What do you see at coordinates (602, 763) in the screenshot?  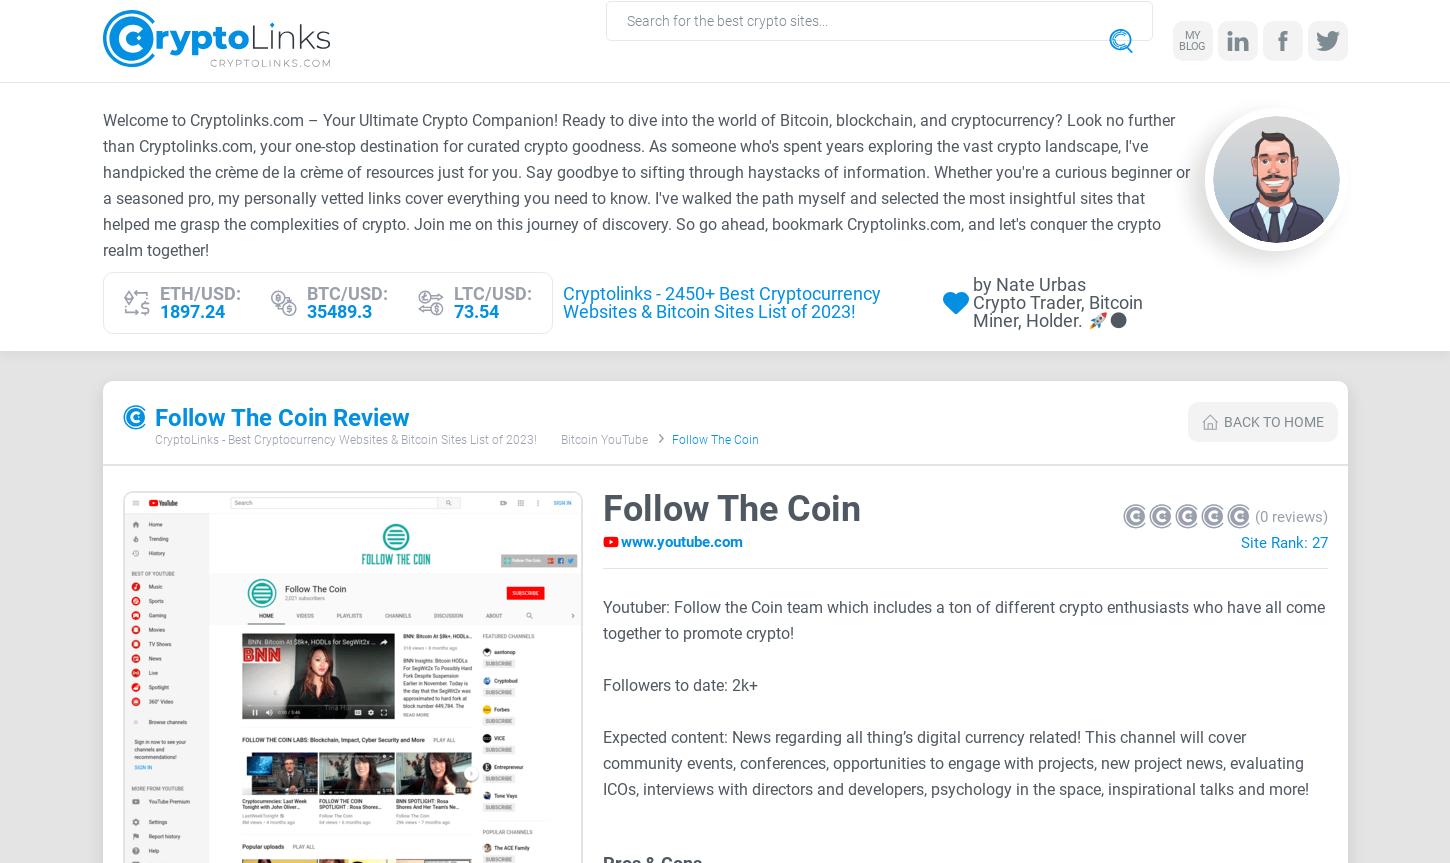 I see `'Expected content: News regarding all thing’s digital currency related! This channel will cover community events, conferences, opportunities to engage with projects, new project news, evaluating ICOs, interviews with directors and developers, psychology in the space, inspirational talks and more!'` at bounding box center [602, 763].